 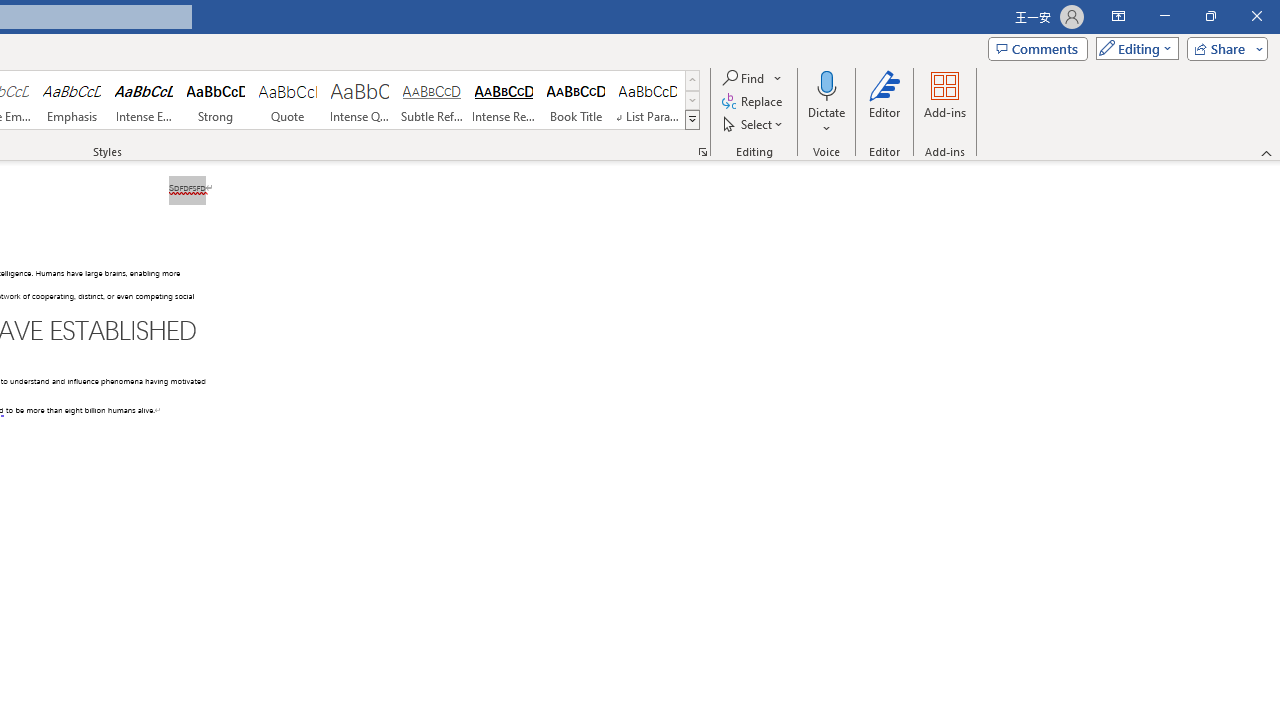 What do you see at coordinates (752, 77) in the screenshot?
I see `'Find'` at bounding box center [752, 77].